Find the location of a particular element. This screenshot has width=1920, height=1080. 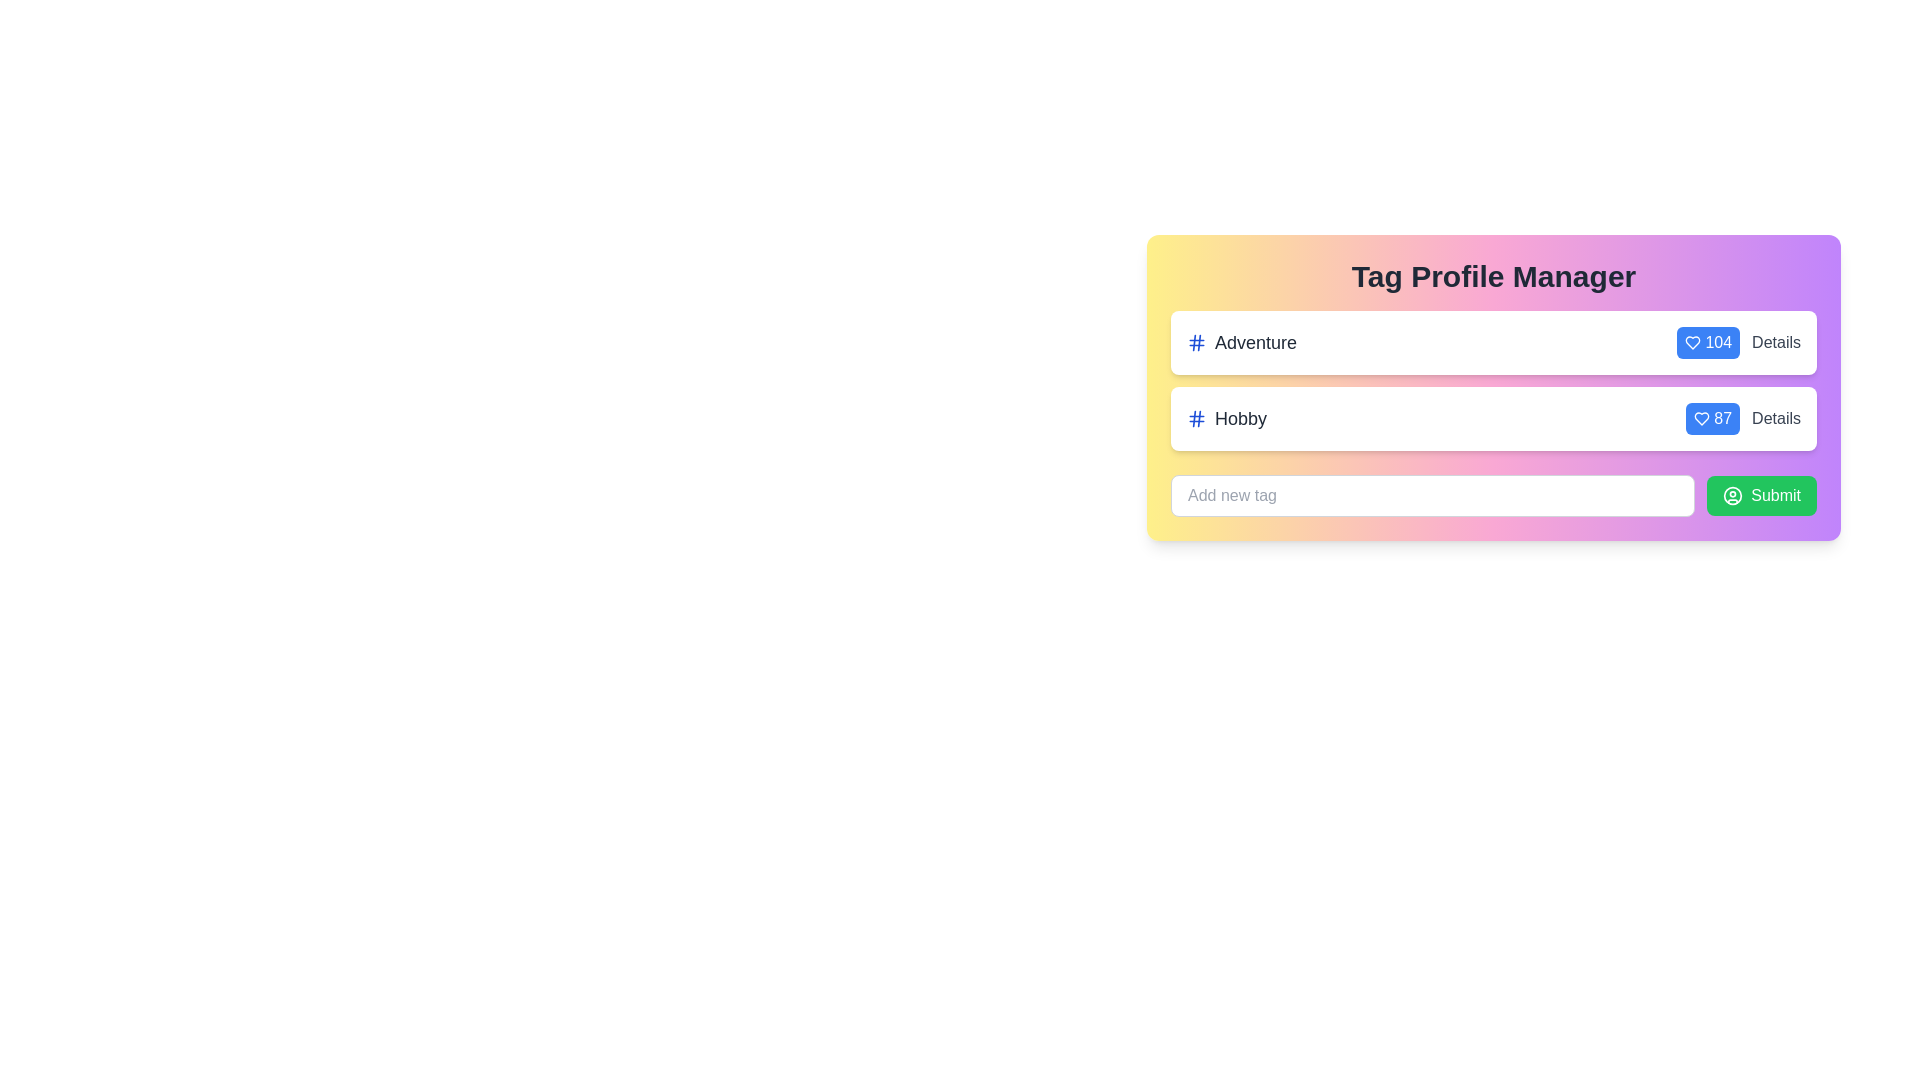

the numeric label '104' styled in white text on a blue background is located at coordinates (1738, 342).